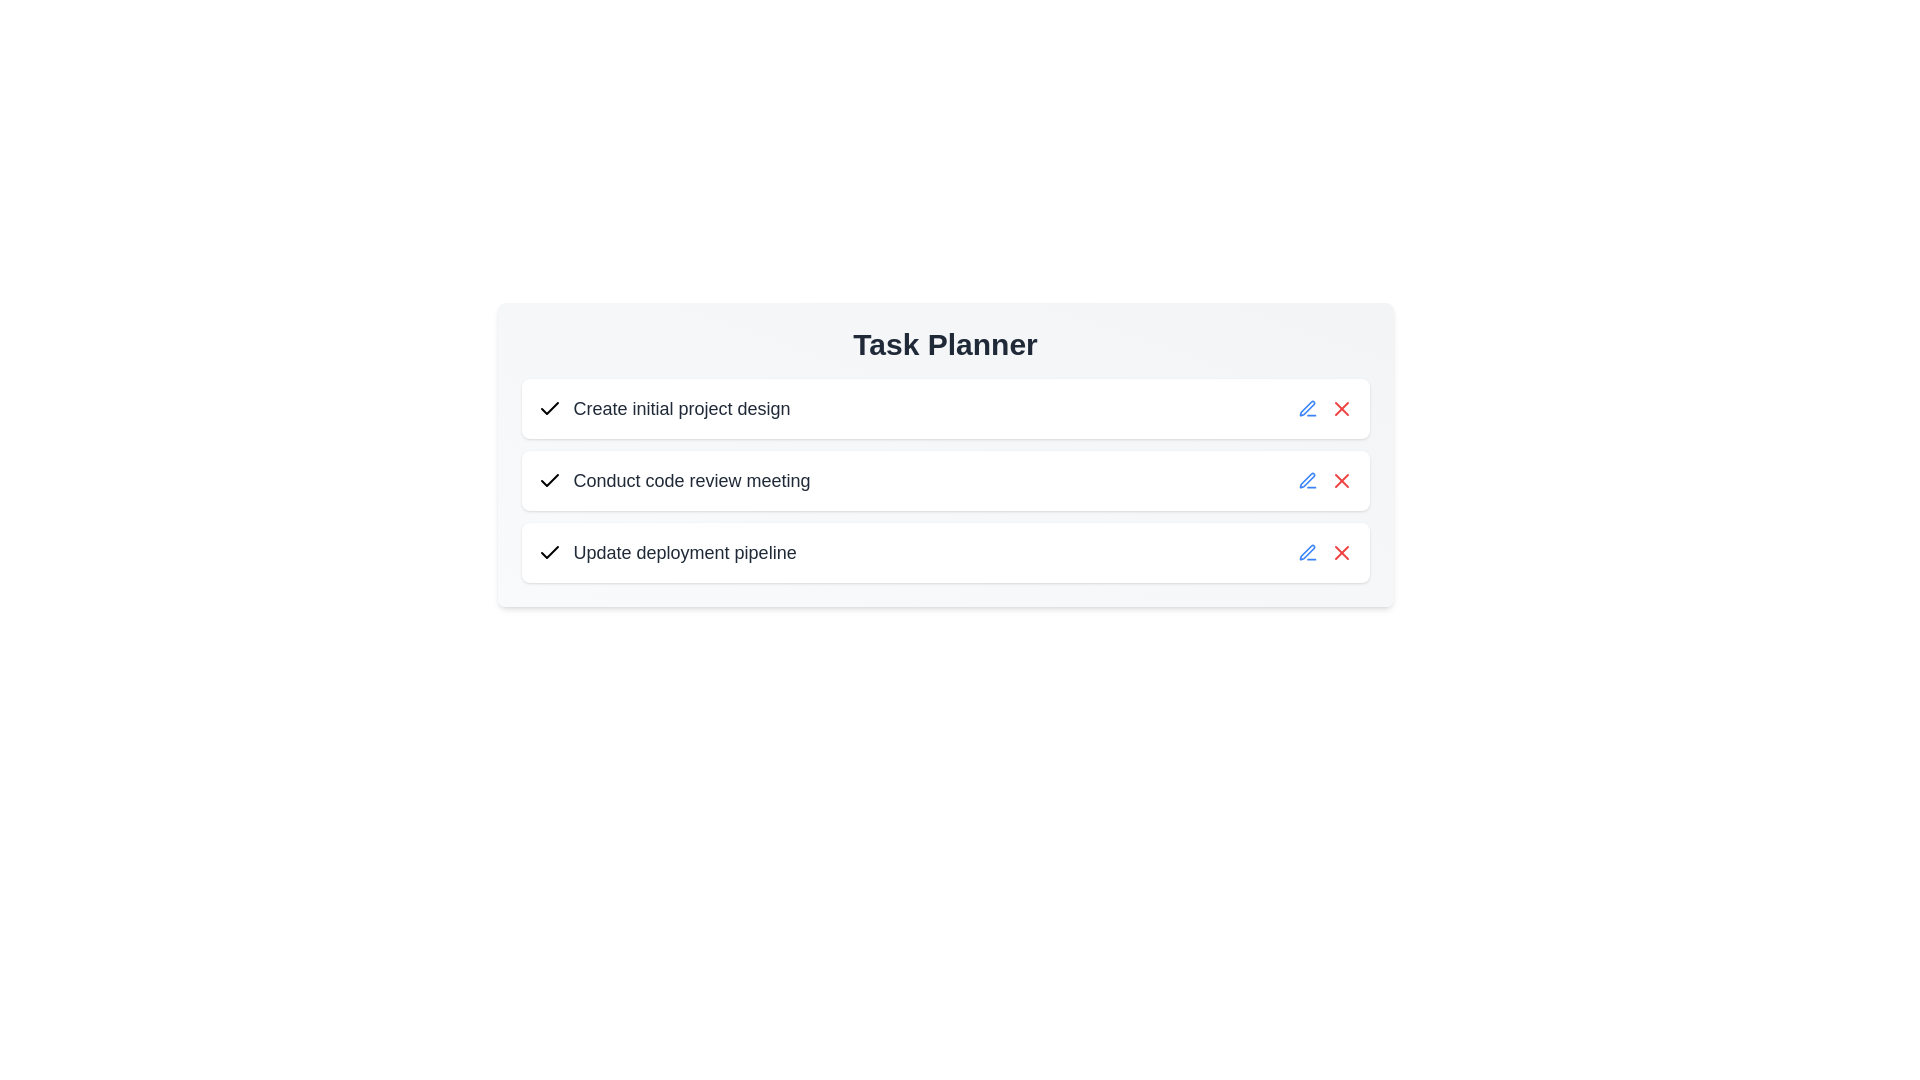 The image size is (1920, 1080). I want to click on the edit icon button represented by a pen icon, located between the task description and the delete icon in the action row, so click(1307, 407).